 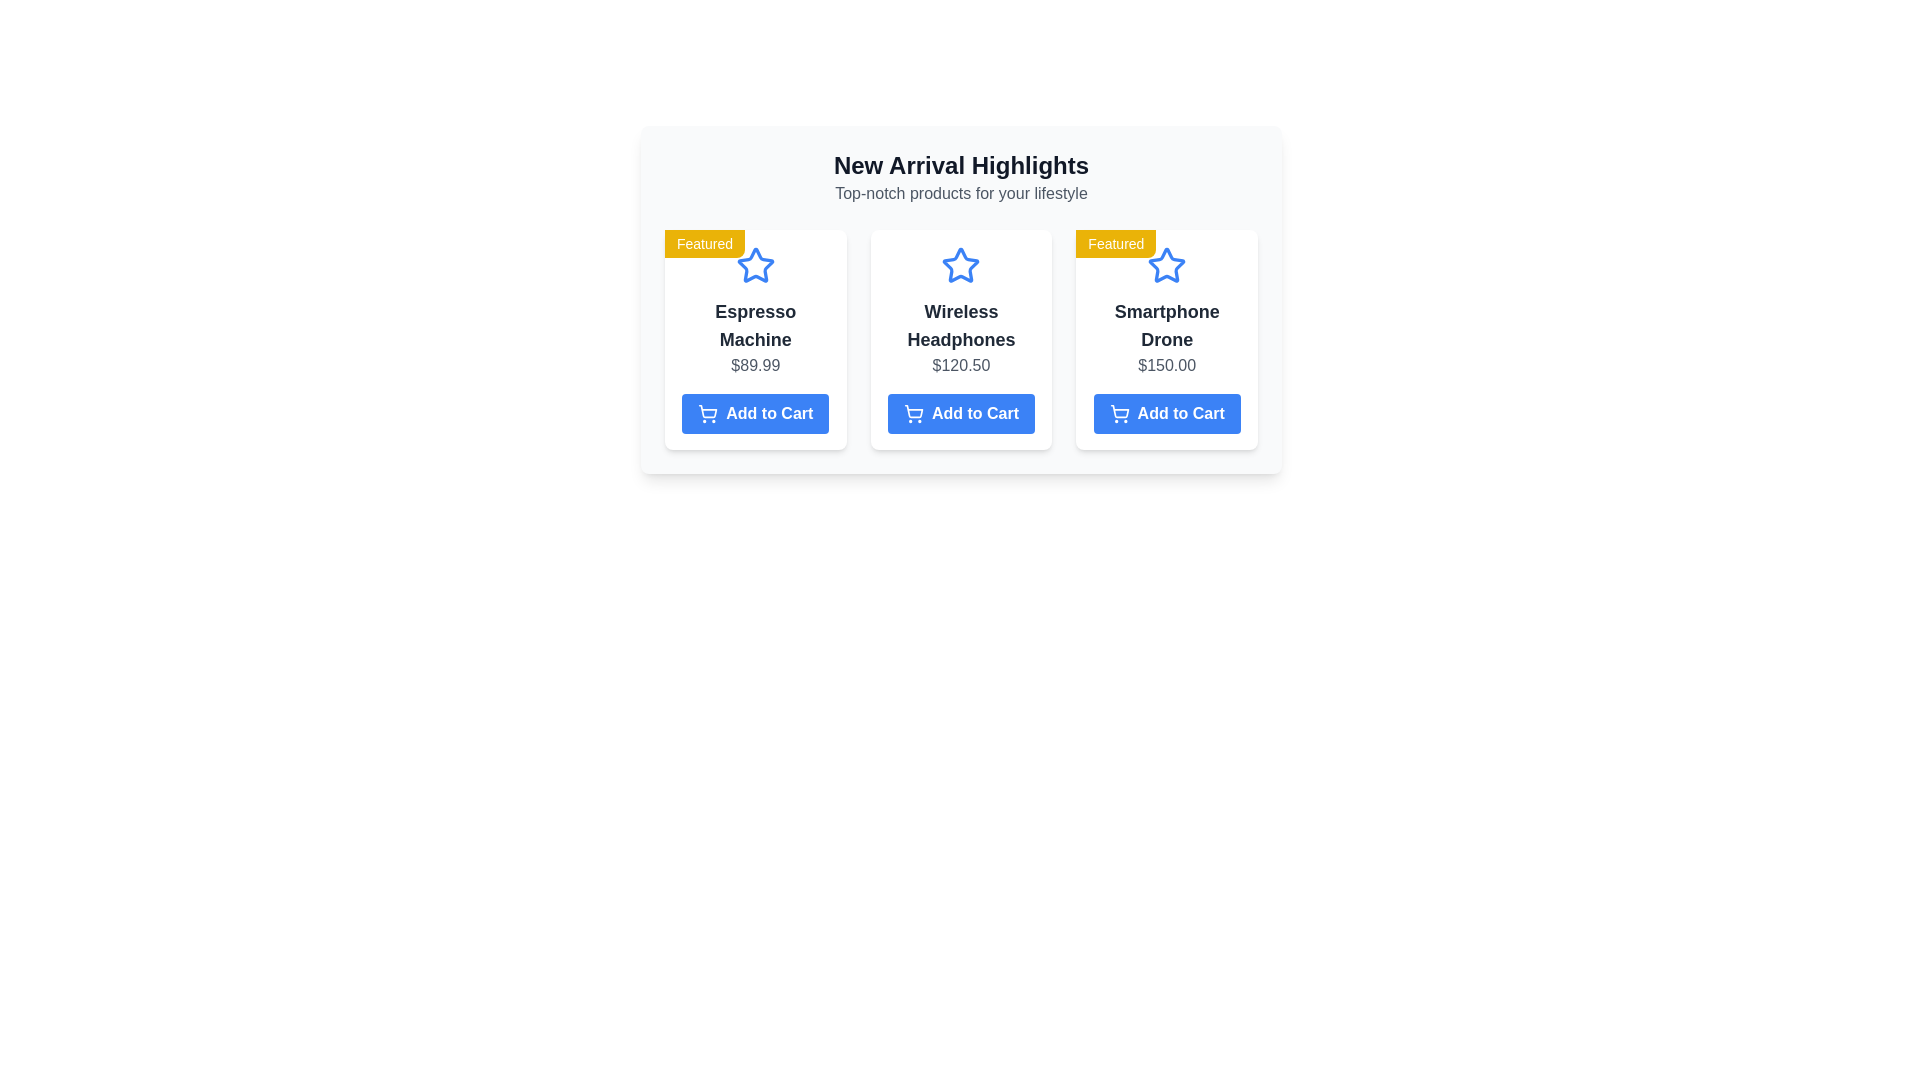 I want to click on the 'Add to Cart' button for the 'Espresso Machine' product located below the price in the 'New Arrival Highlights' section, so click(x=754, y=412).